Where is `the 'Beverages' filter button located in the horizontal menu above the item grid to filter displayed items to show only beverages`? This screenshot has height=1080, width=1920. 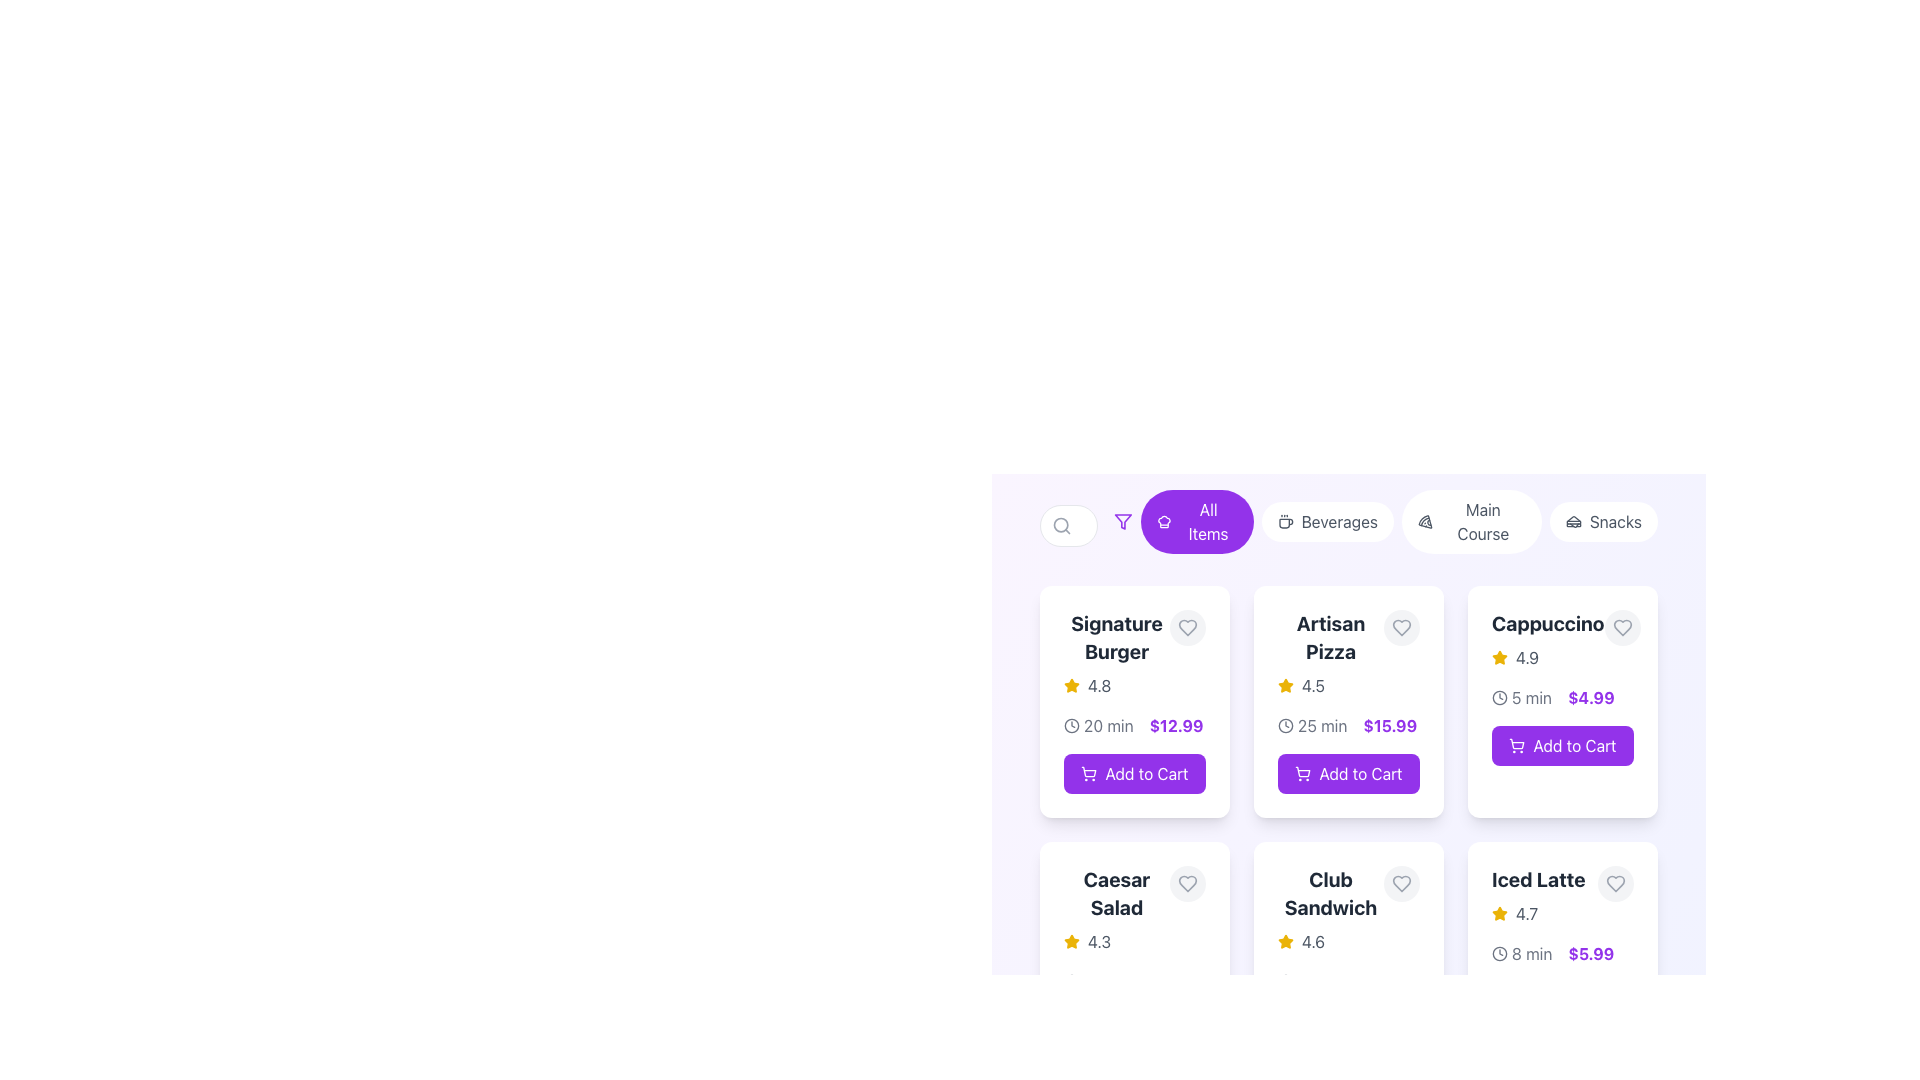
the 'Beverages' filter button located in the horizontal menu above the item grid to filter displayed items to show only beverages is located at coordinates (1327, 520).